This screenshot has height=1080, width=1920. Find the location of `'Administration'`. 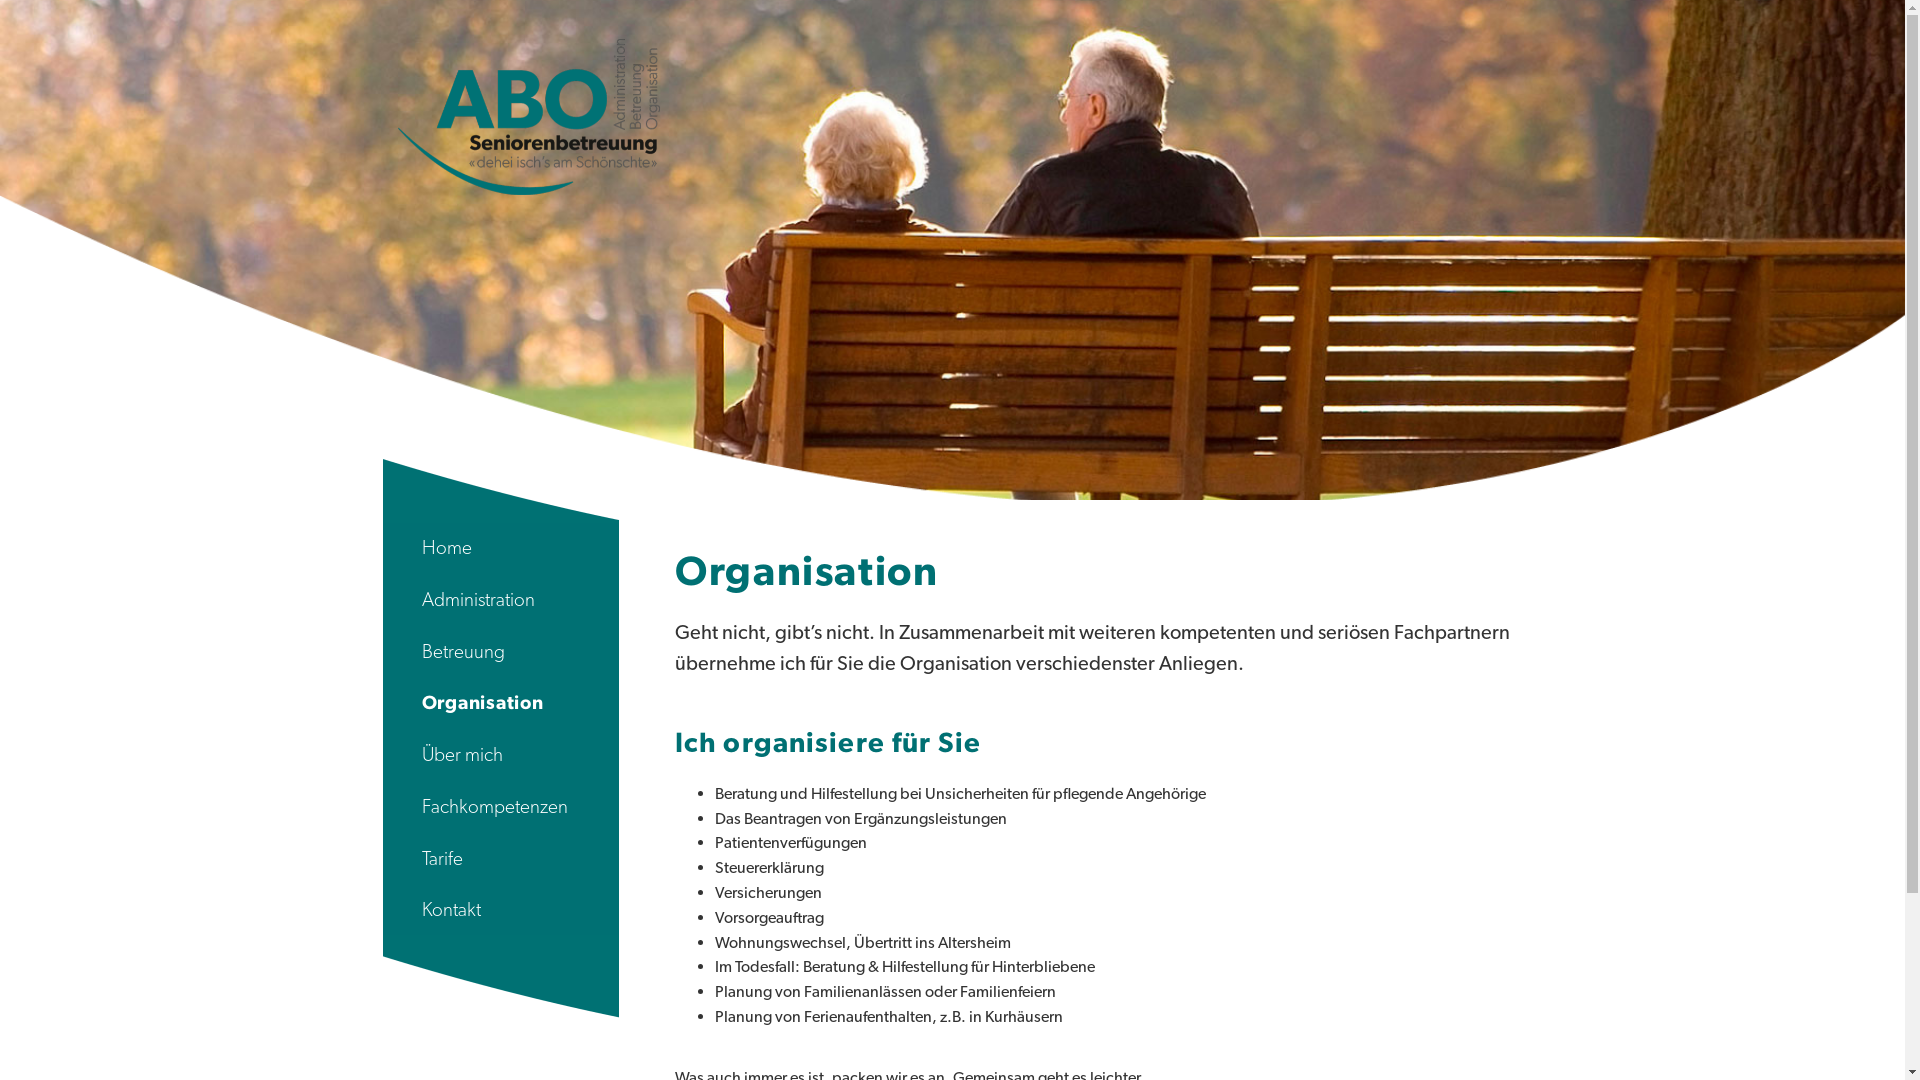

'Administration' is located at coordinates (499, 599).